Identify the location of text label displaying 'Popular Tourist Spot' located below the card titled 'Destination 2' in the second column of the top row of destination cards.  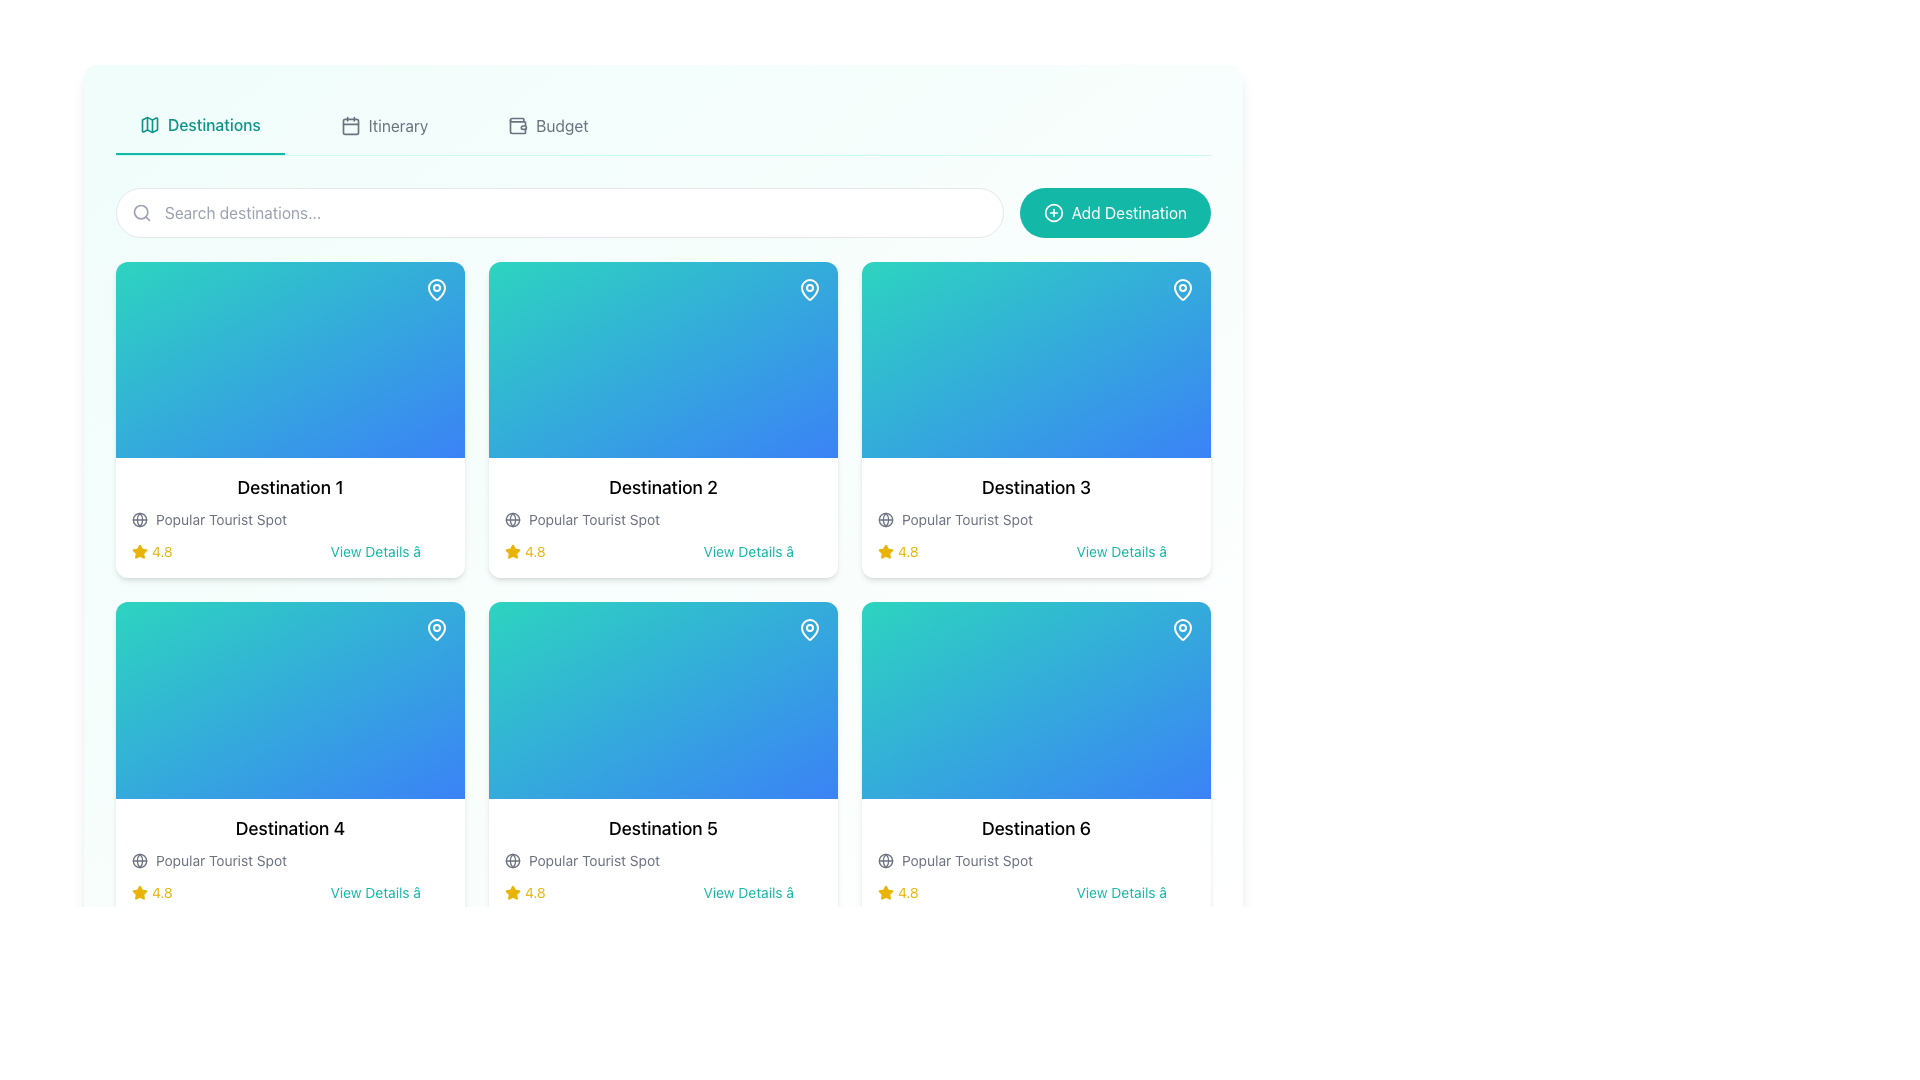
(593, 519).